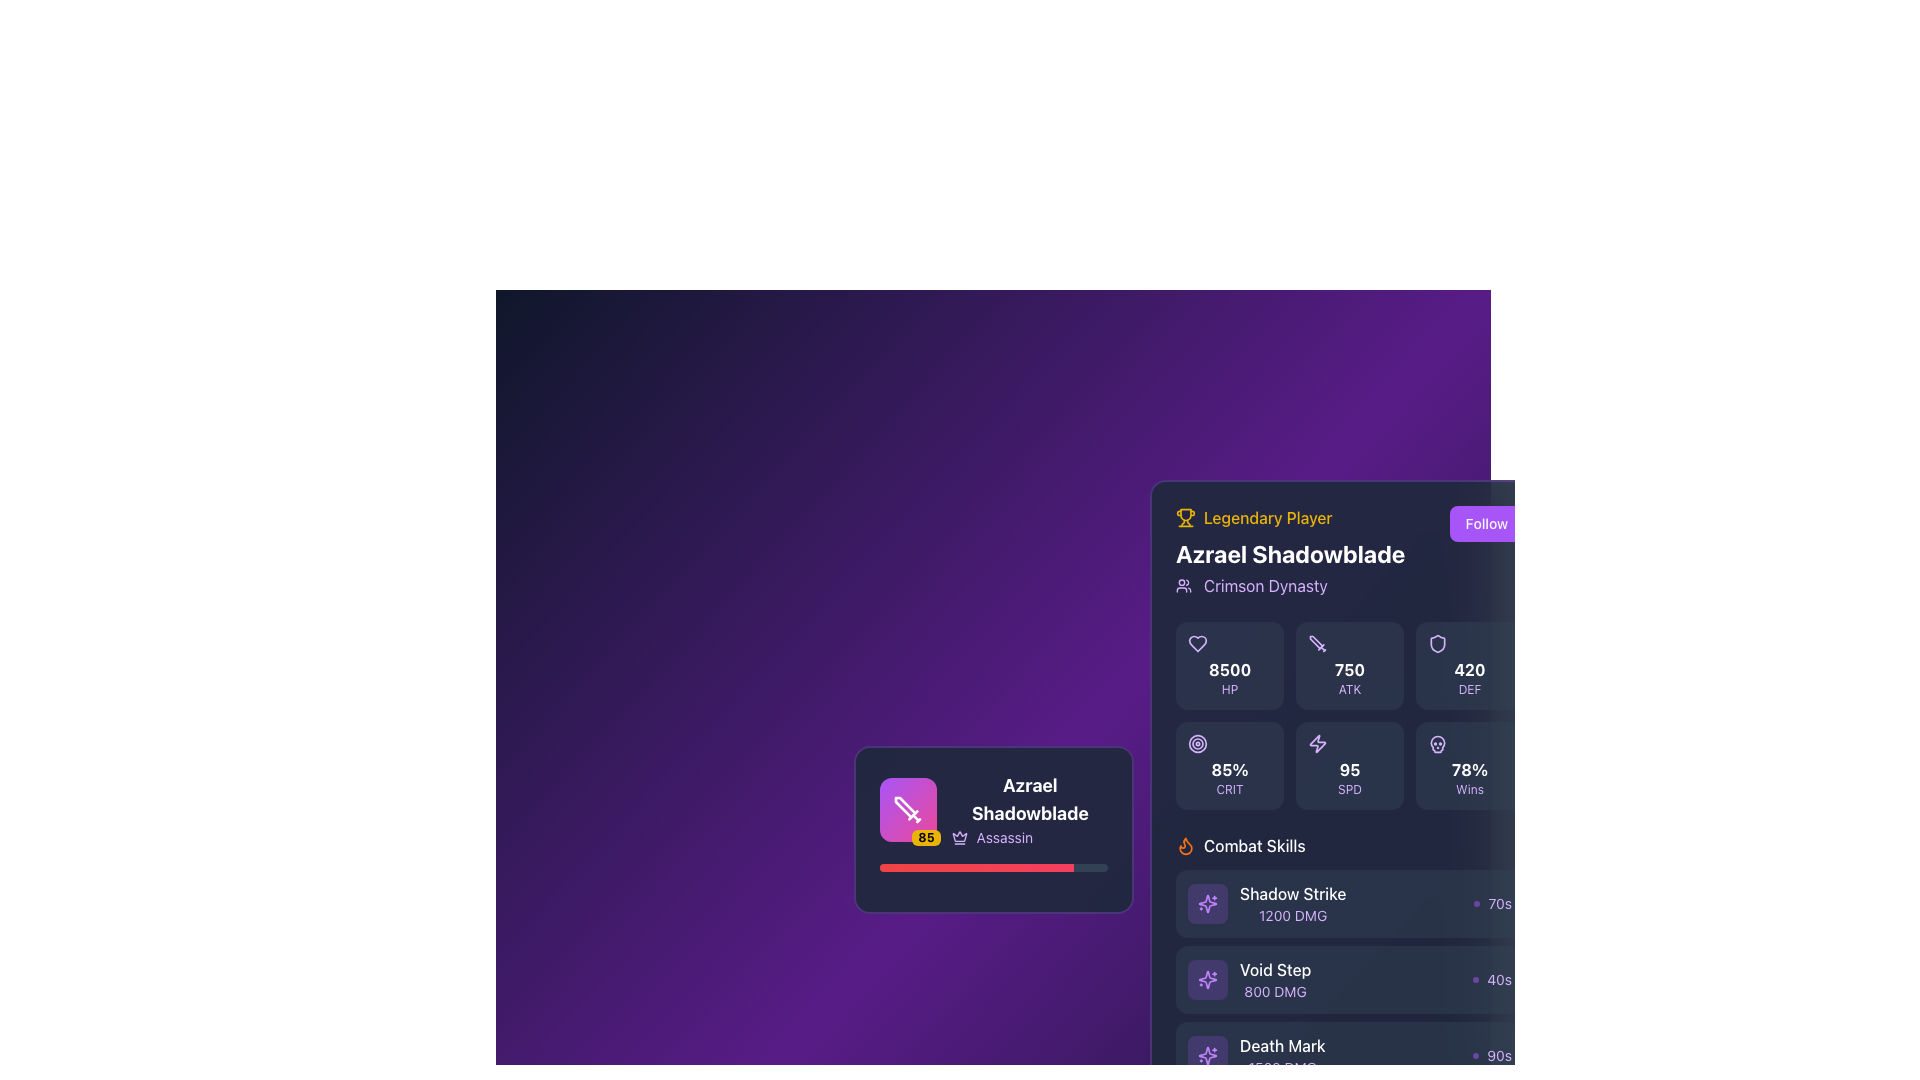 The height and width of the screenshot is (1080, 1920). I want to click on displayed value '85' on the small rectangular badge with a bright yellow background and bold black text located at the bottom-right corner of the sword icon, so click(925, 837).